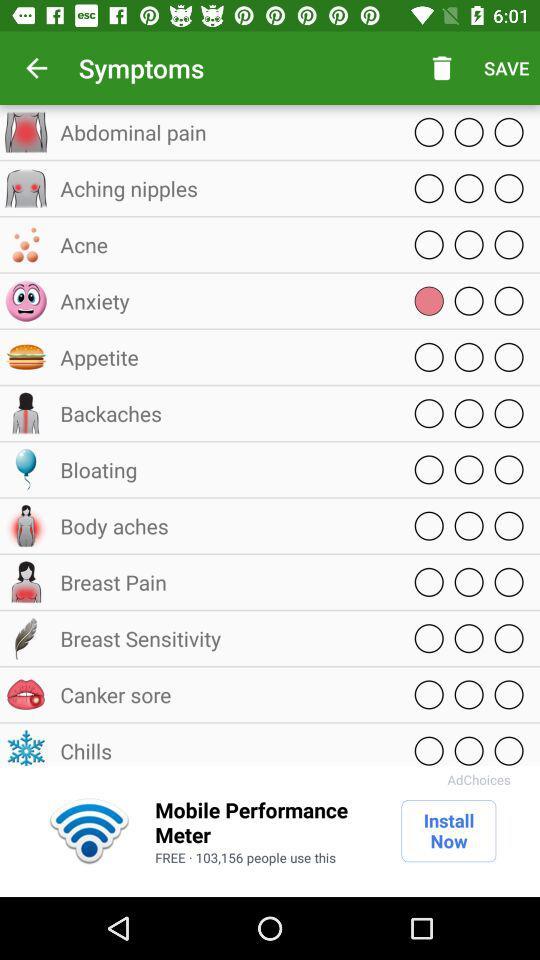  Describe the element at coordinates (36, 68) in the screenshot. I see `the item above the abdominal pain` at that location.